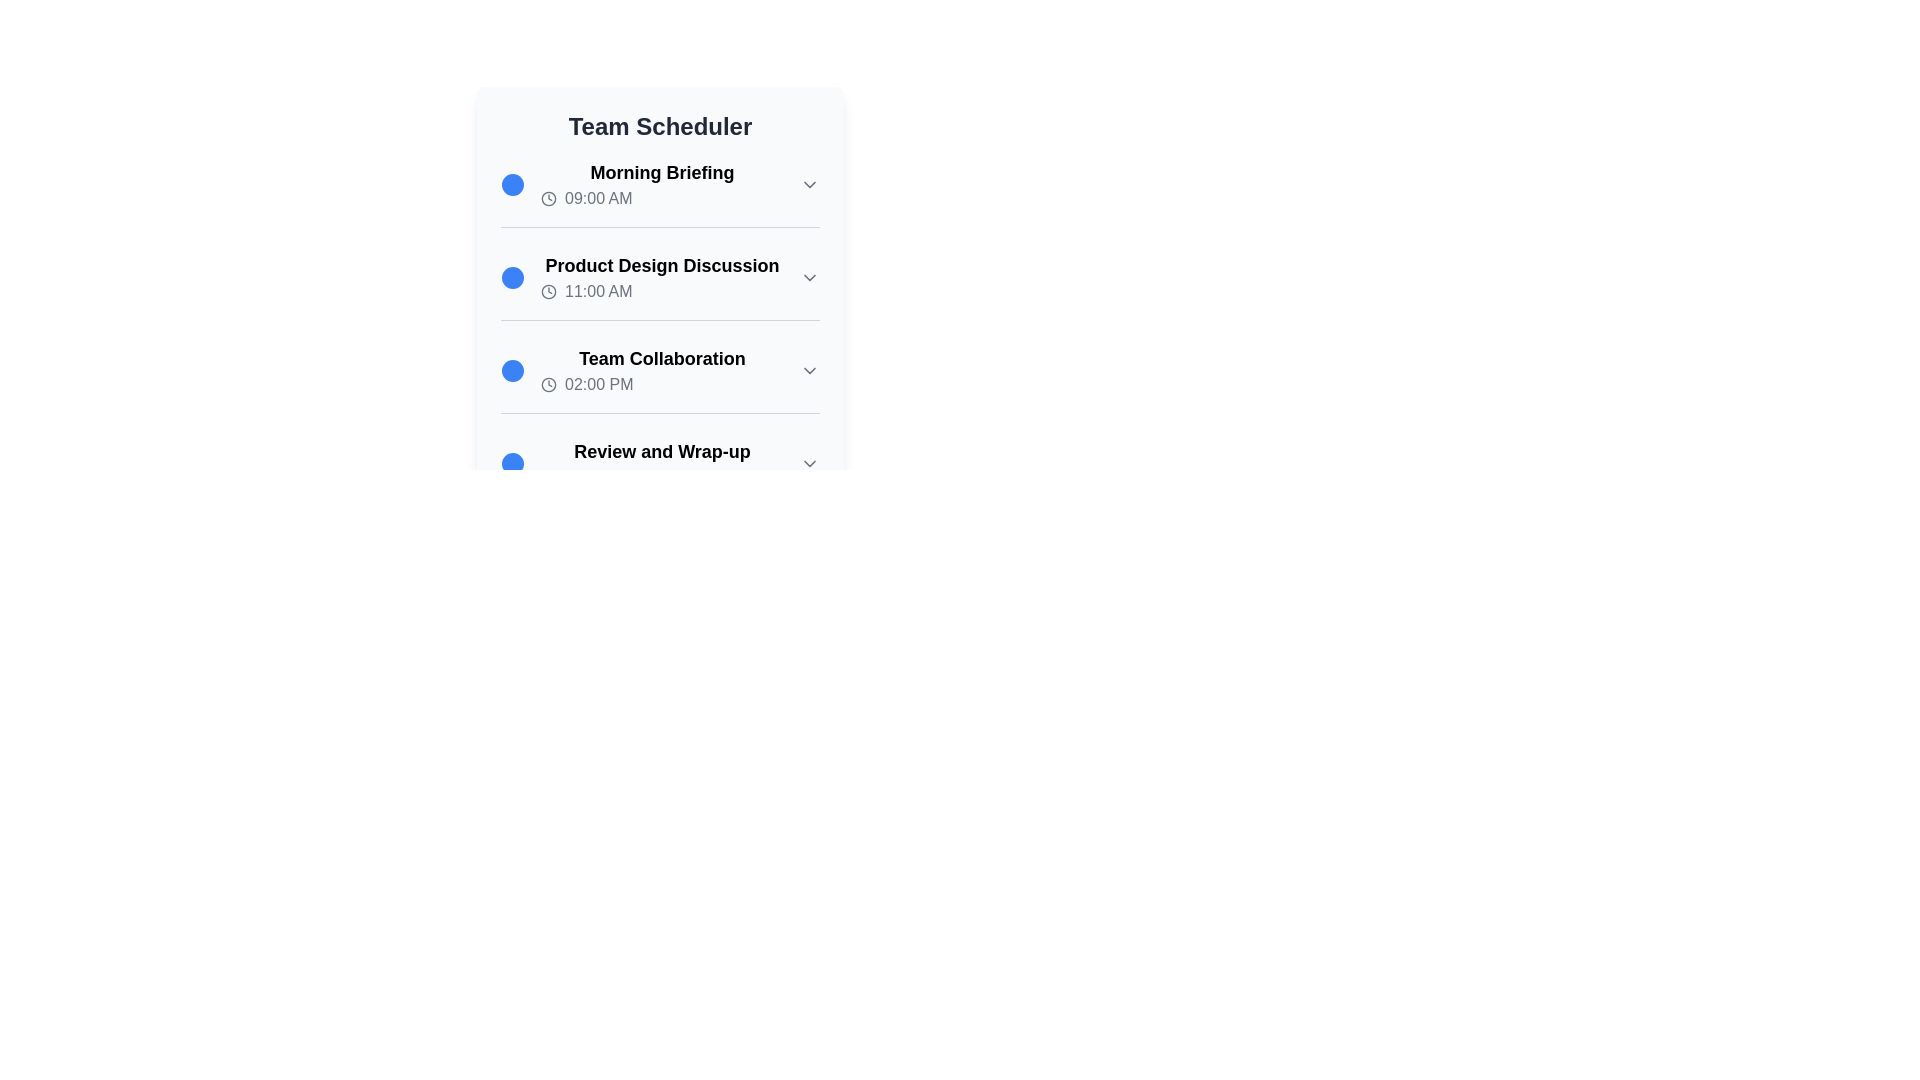 The height and width of the screenshot is (1080, 1920). Describe the element at coordinates (662, 370) in the screenshot. I see `the scheduled event list item titled 'Team Collaboration' located under 'Team Scheduler', which is the third item in the list between 'Product Design Discussion' and 'Review and Wrap-up'` at that location.